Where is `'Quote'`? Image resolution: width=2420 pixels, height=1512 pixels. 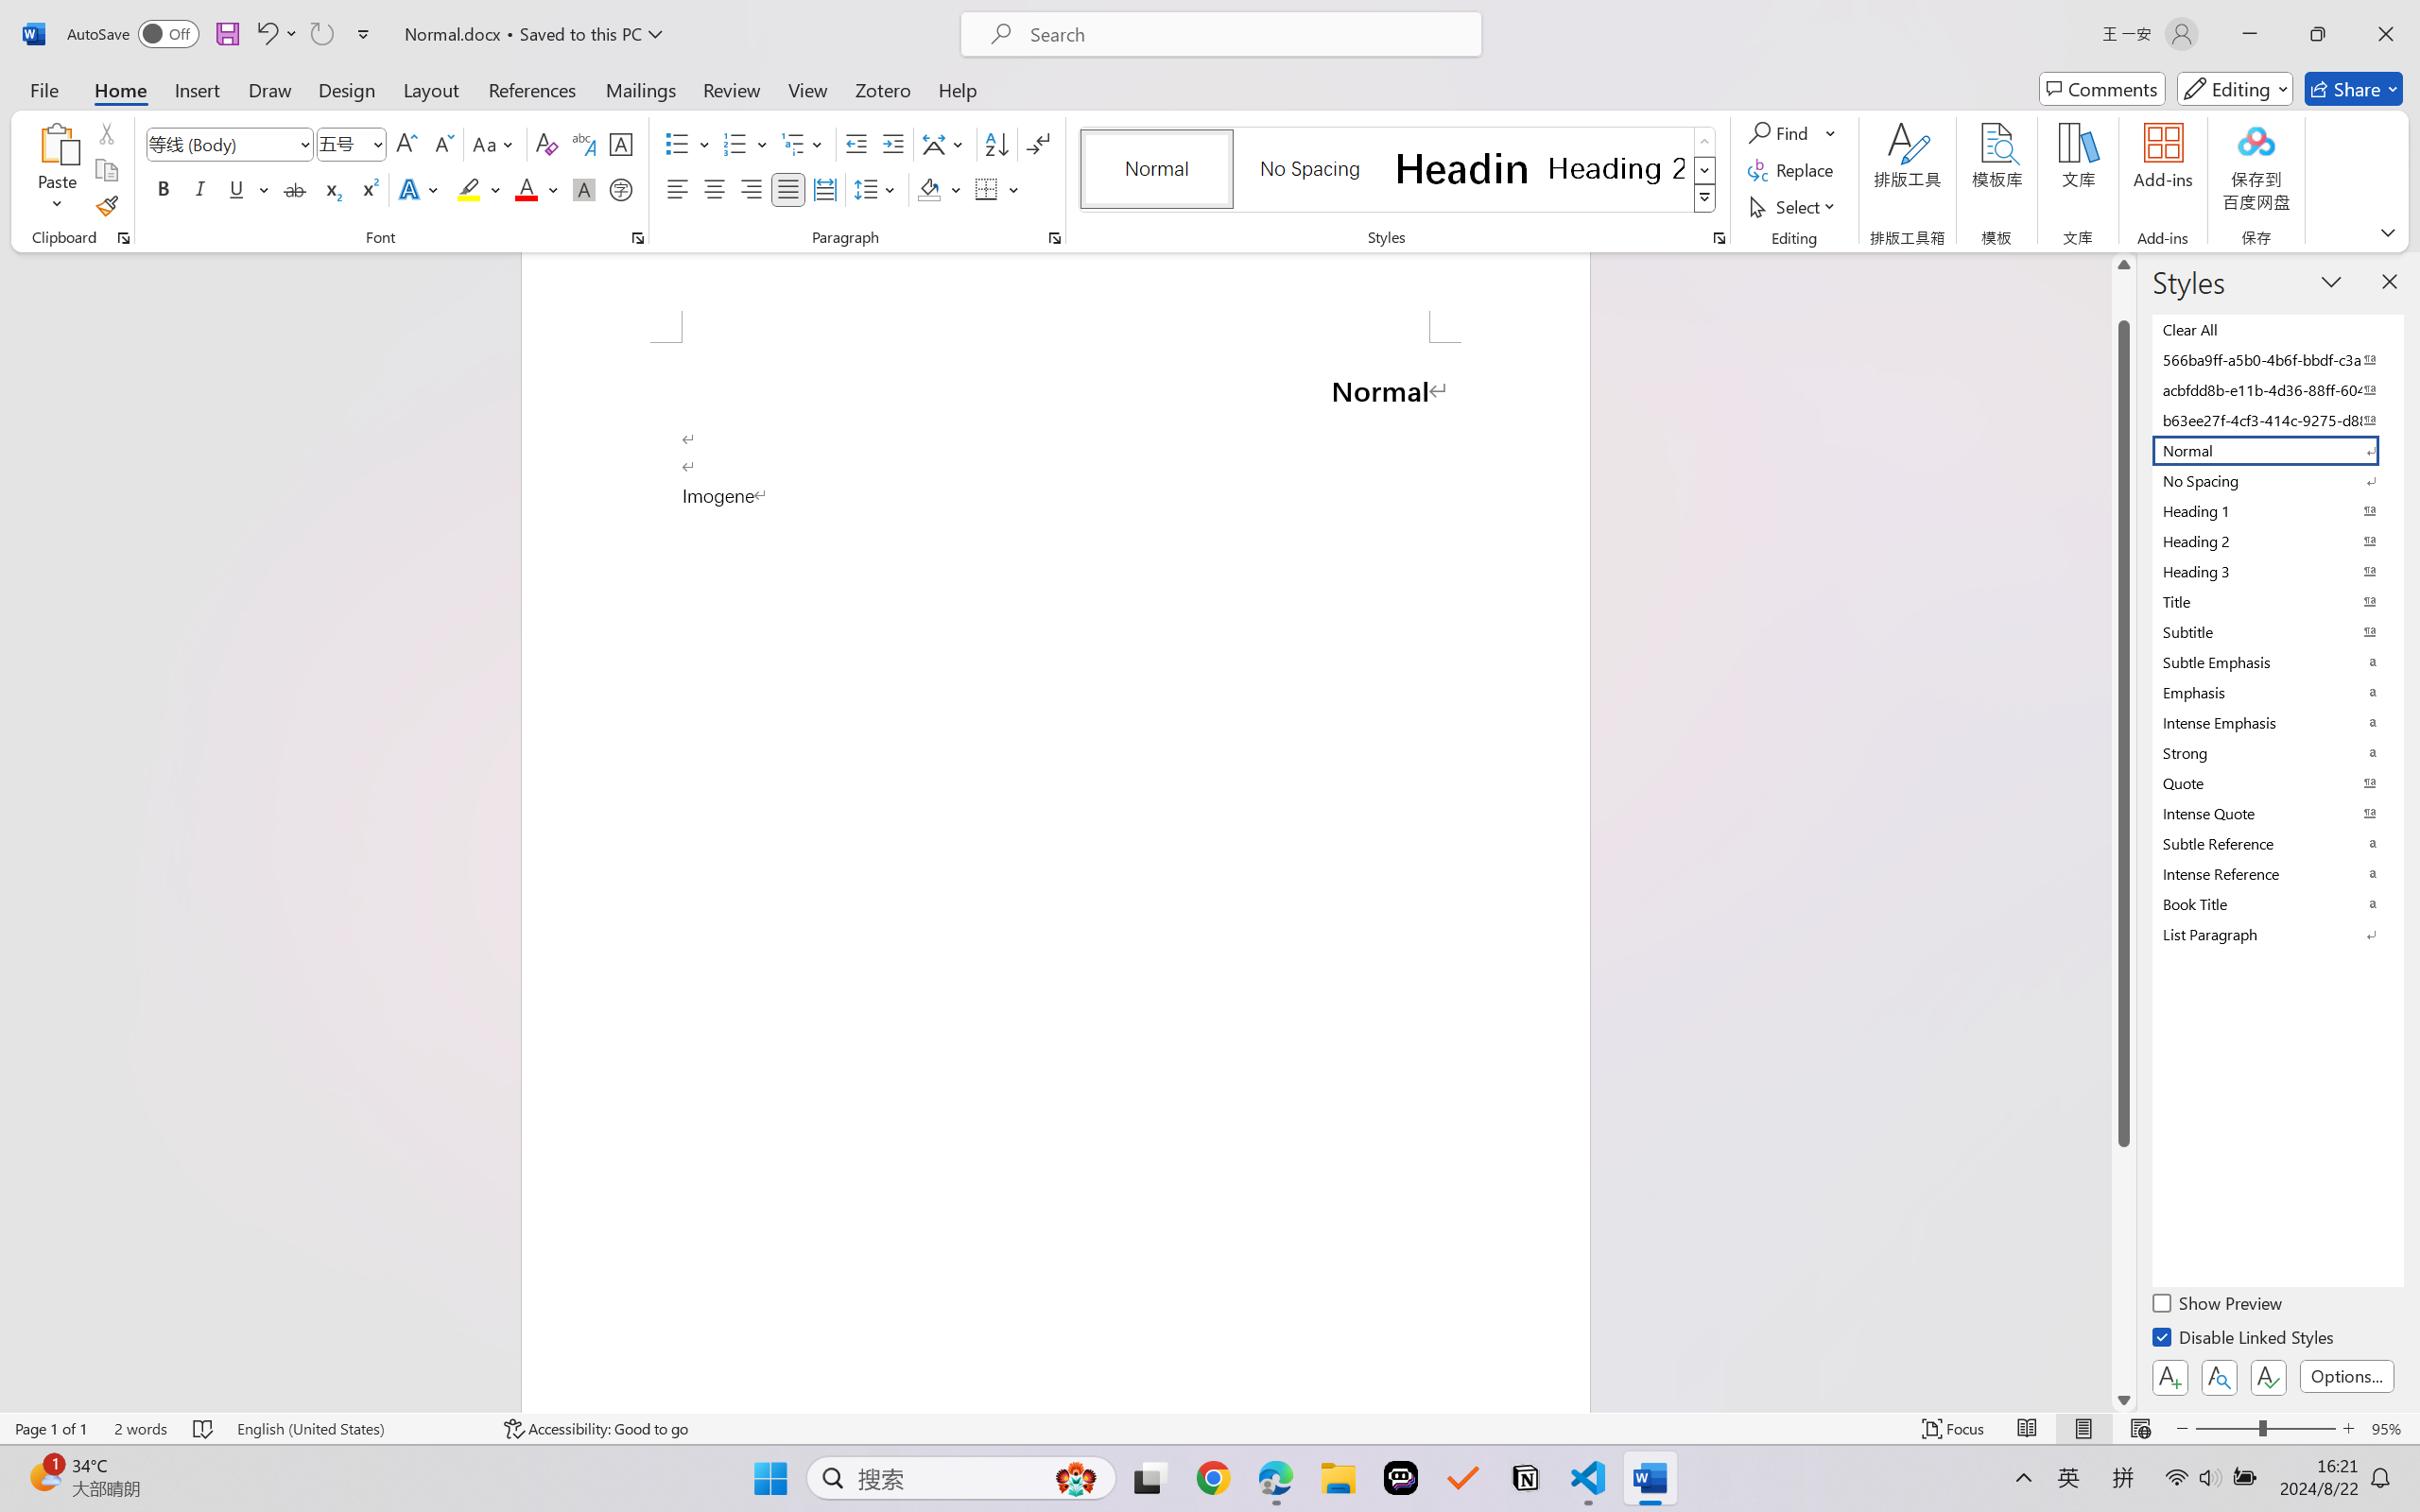
'Quote' is located at coordinates (2275, 782).